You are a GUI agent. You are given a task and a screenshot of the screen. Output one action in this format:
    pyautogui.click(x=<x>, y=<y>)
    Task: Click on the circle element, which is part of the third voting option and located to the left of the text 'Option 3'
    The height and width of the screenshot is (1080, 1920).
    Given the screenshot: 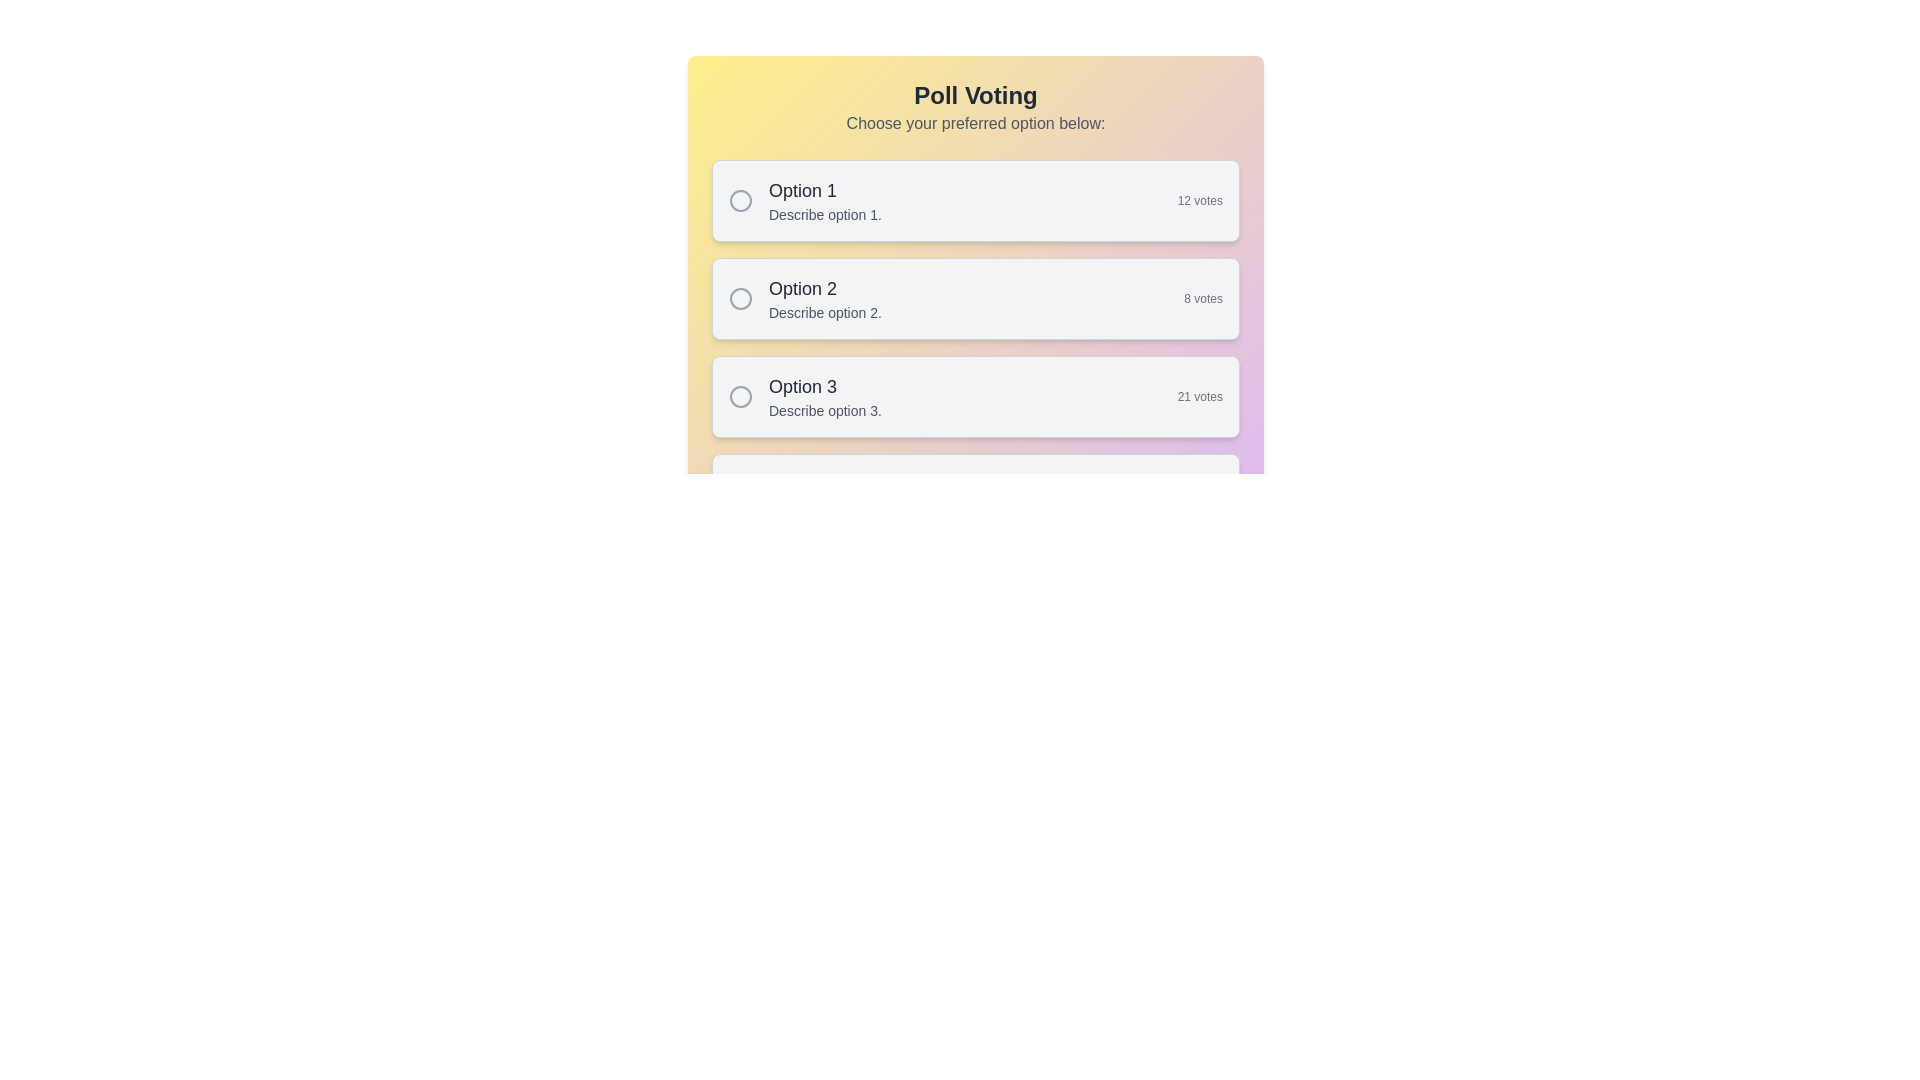 What is the action you would take?
    pyautogui.click(x=739, y=397)
    